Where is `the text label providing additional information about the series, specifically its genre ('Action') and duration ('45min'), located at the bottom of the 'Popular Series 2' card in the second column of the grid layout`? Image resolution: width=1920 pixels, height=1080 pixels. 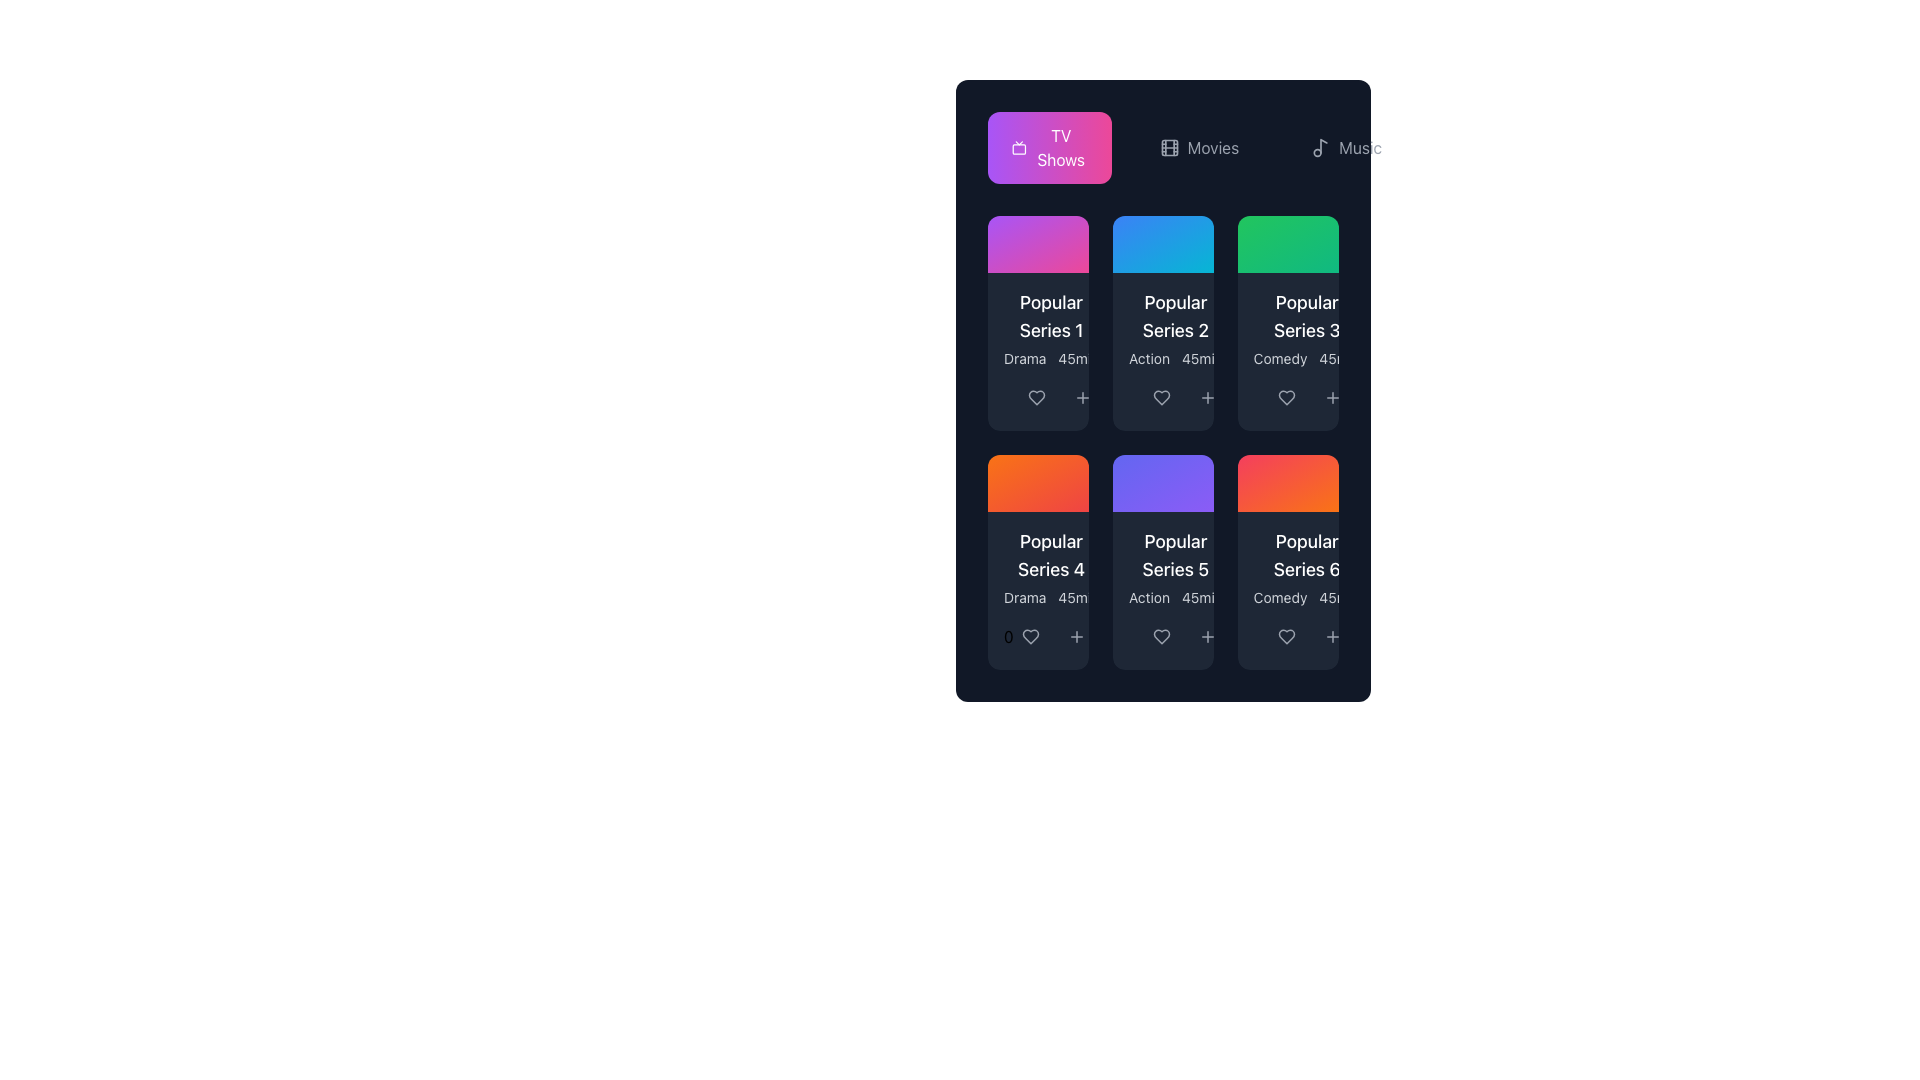
the text label providing additional information about the series, specifically its genre ('Action') and duration ('45min'), located at the bottom of the 'Popular Series 2' card in the second column of the grid layout is located at coordinates (1176, 357).